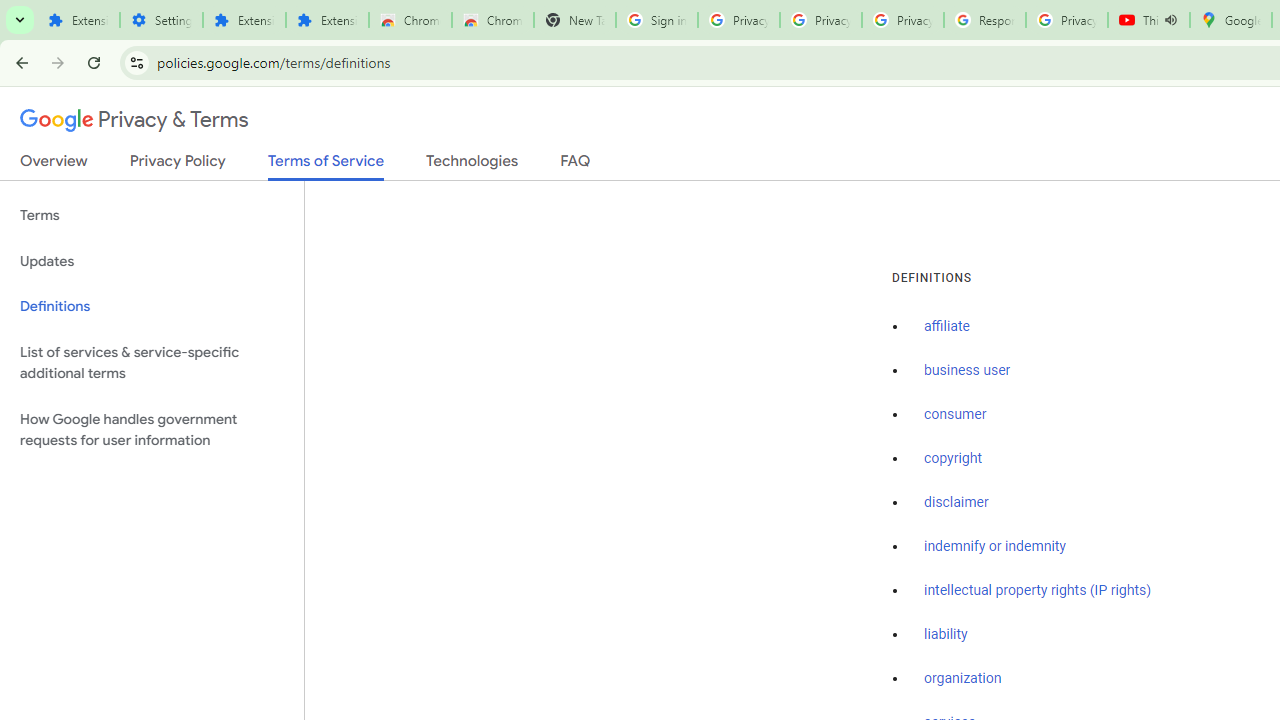 The width and height of the screenshot is (1280, 720). What do you see at coordinates (151, 362) in the screenshot?
I see `'List of services & service-specific additional terms'` at bounding box center [151, 362].